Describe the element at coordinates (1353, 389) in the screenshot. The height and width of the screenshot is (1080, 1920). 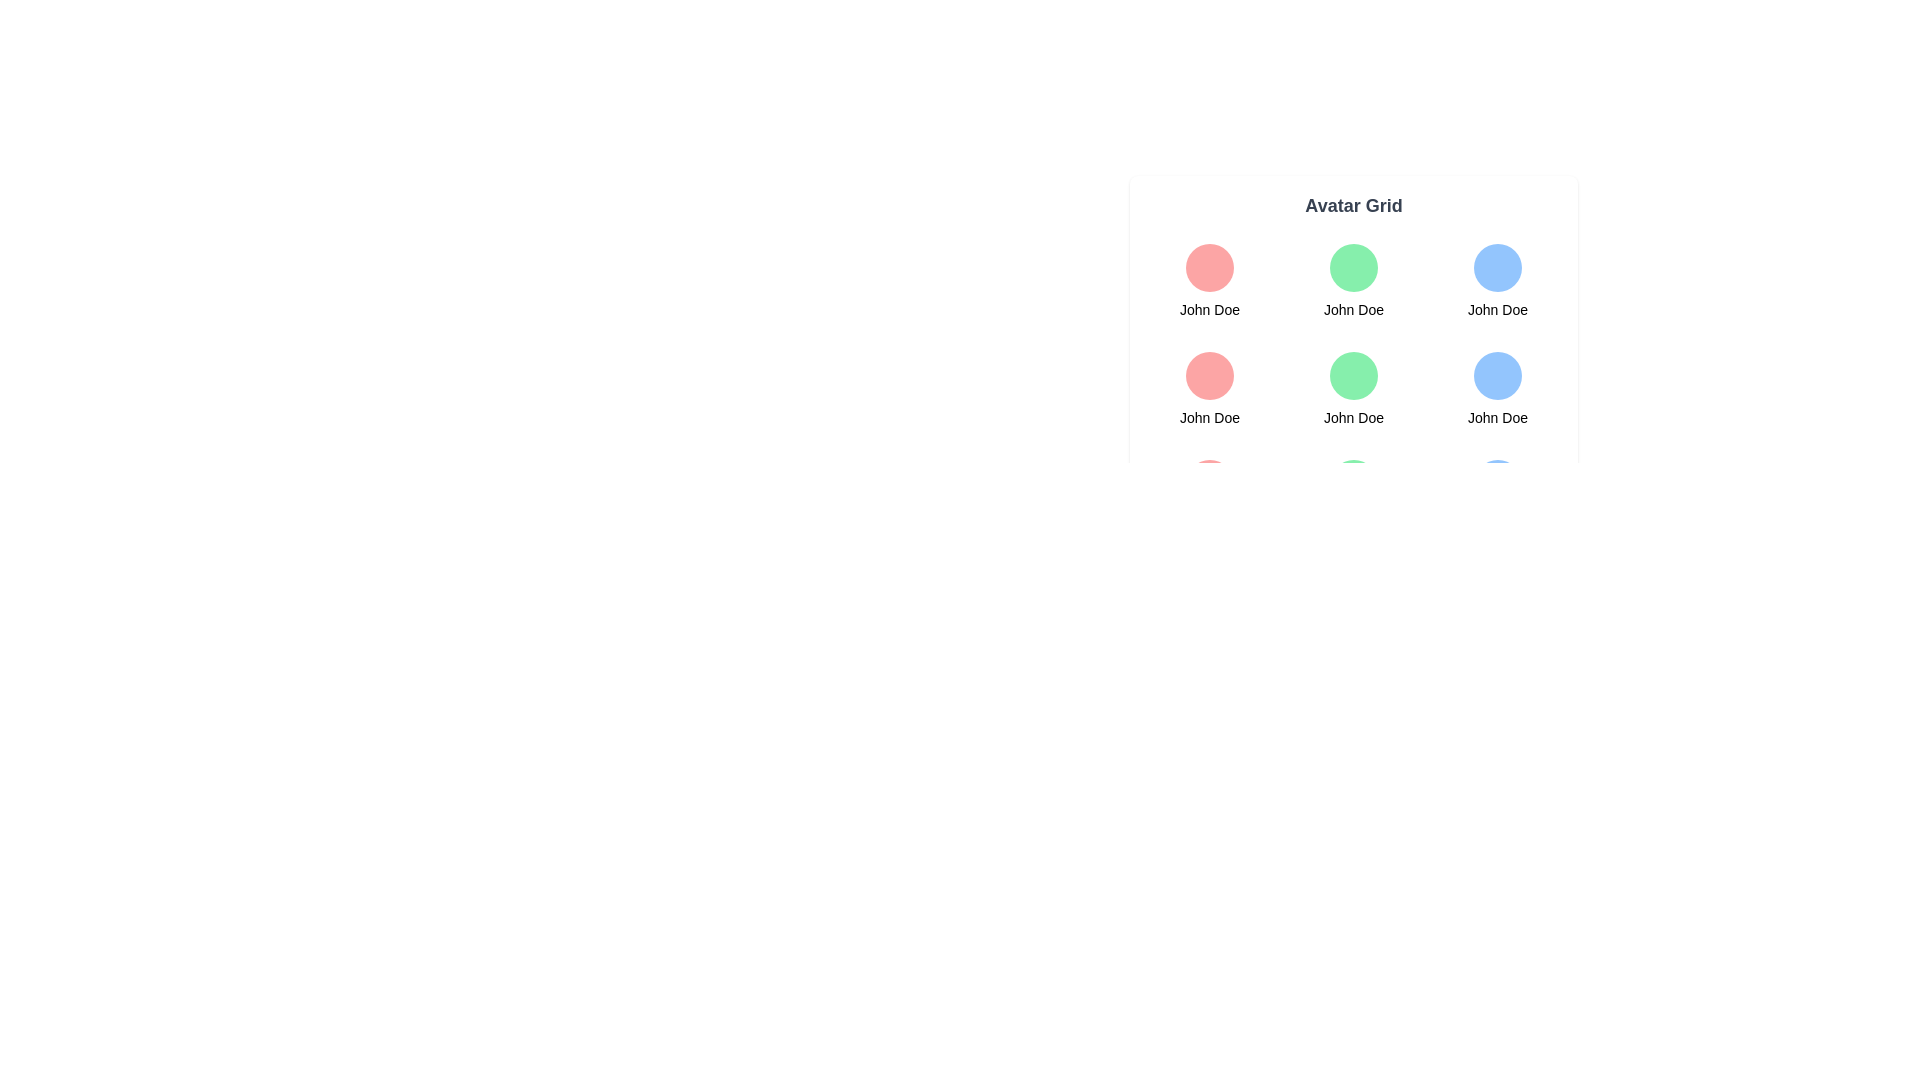
I see `the avatar in the Profile component, which includes an avatar area and a name label, located in the center of the second row of a grid layout` at that location.